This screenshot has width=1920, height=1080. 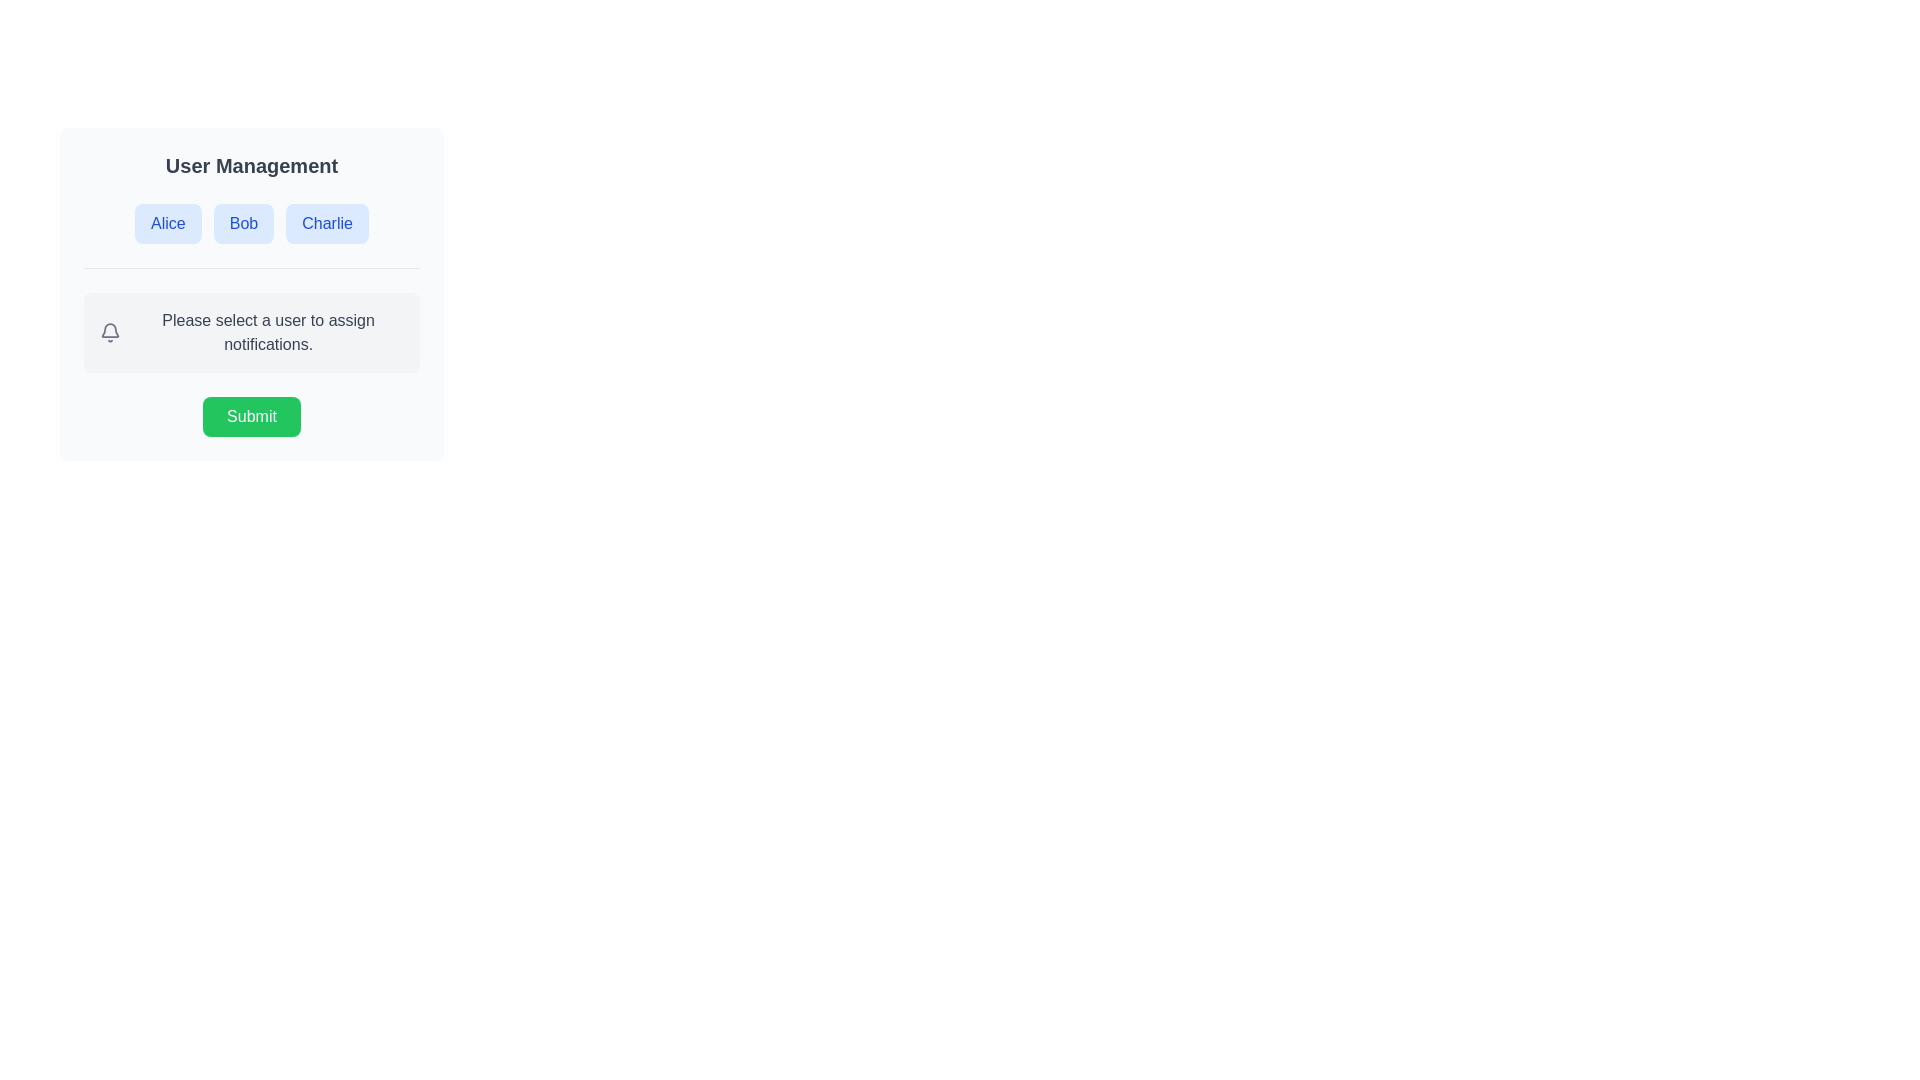 I want to click on the informational card with a bell icon and the message 'Please select a user to assign notifications.' located in the User Management section, so click(x=251, y=331).